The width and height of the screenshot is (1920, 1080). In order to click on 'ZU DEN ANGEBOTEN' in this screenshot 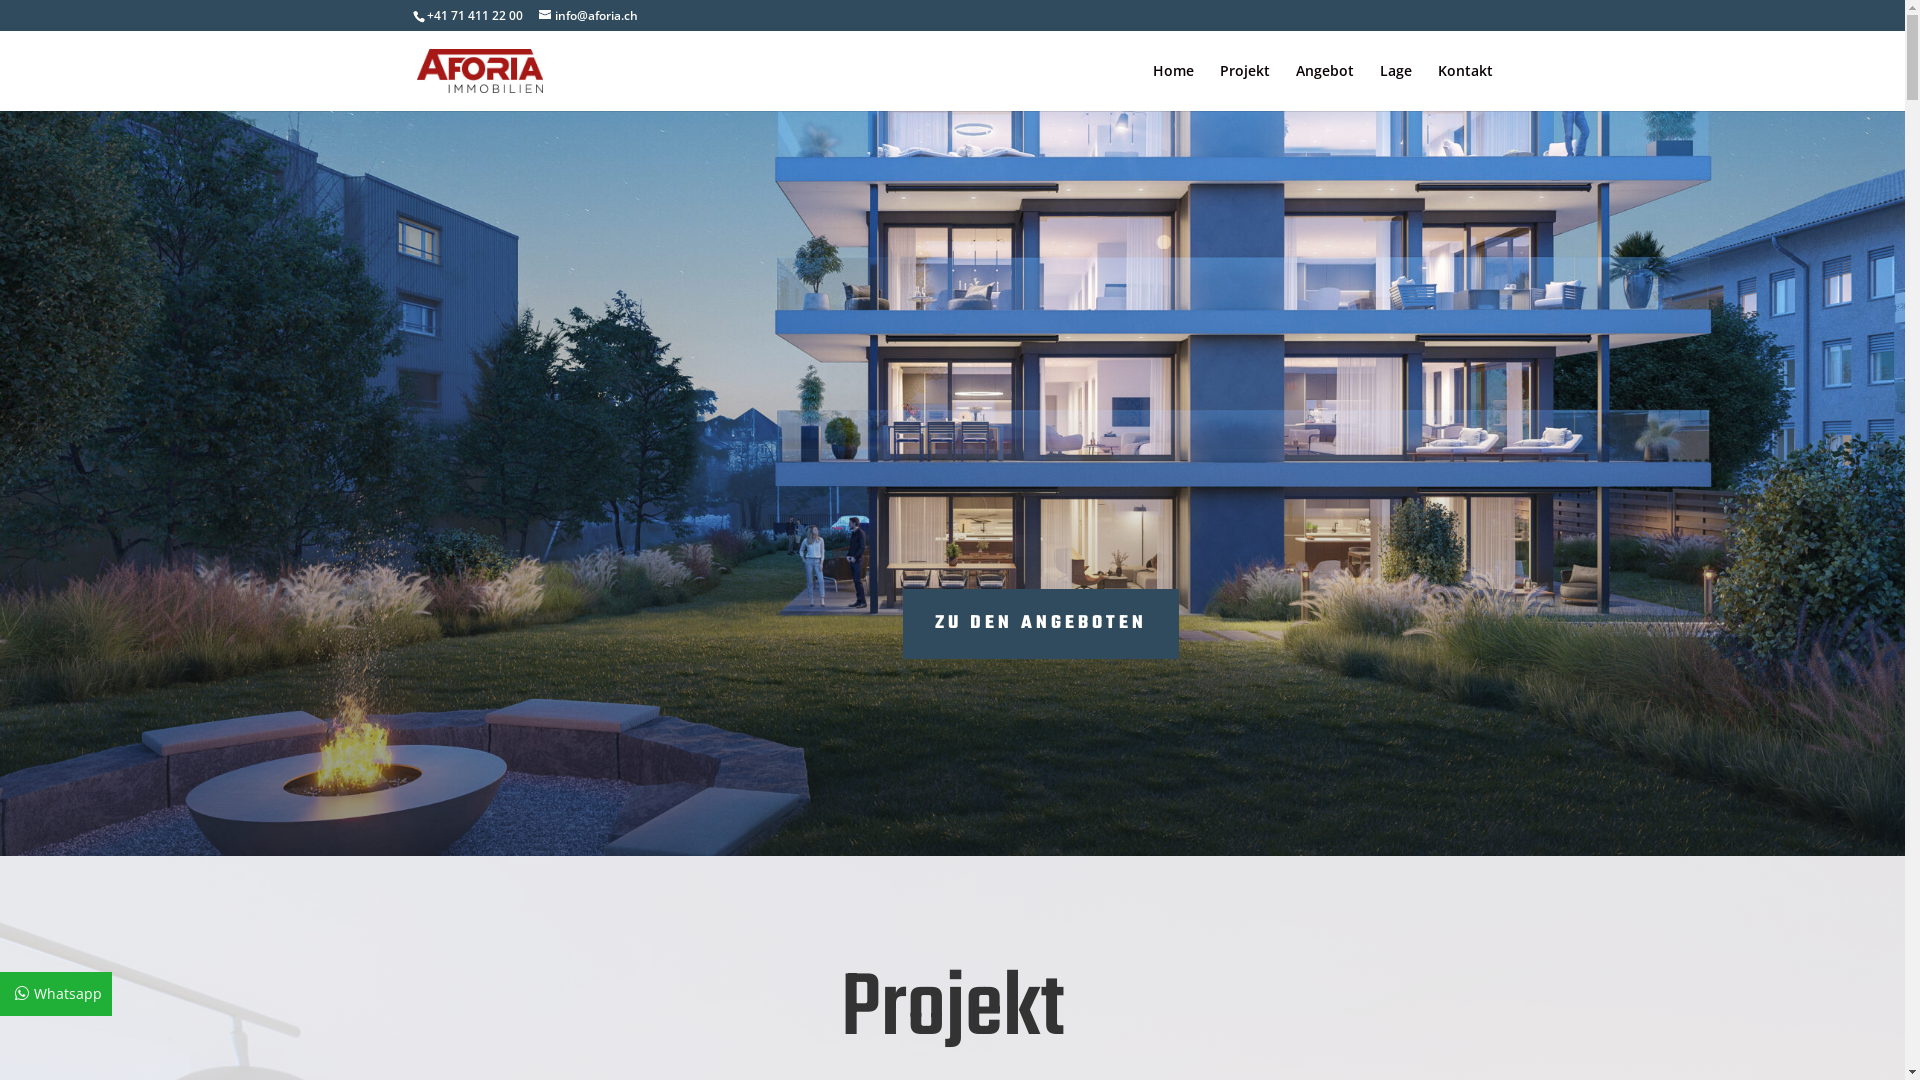, I will do `click(1040, 623)`.